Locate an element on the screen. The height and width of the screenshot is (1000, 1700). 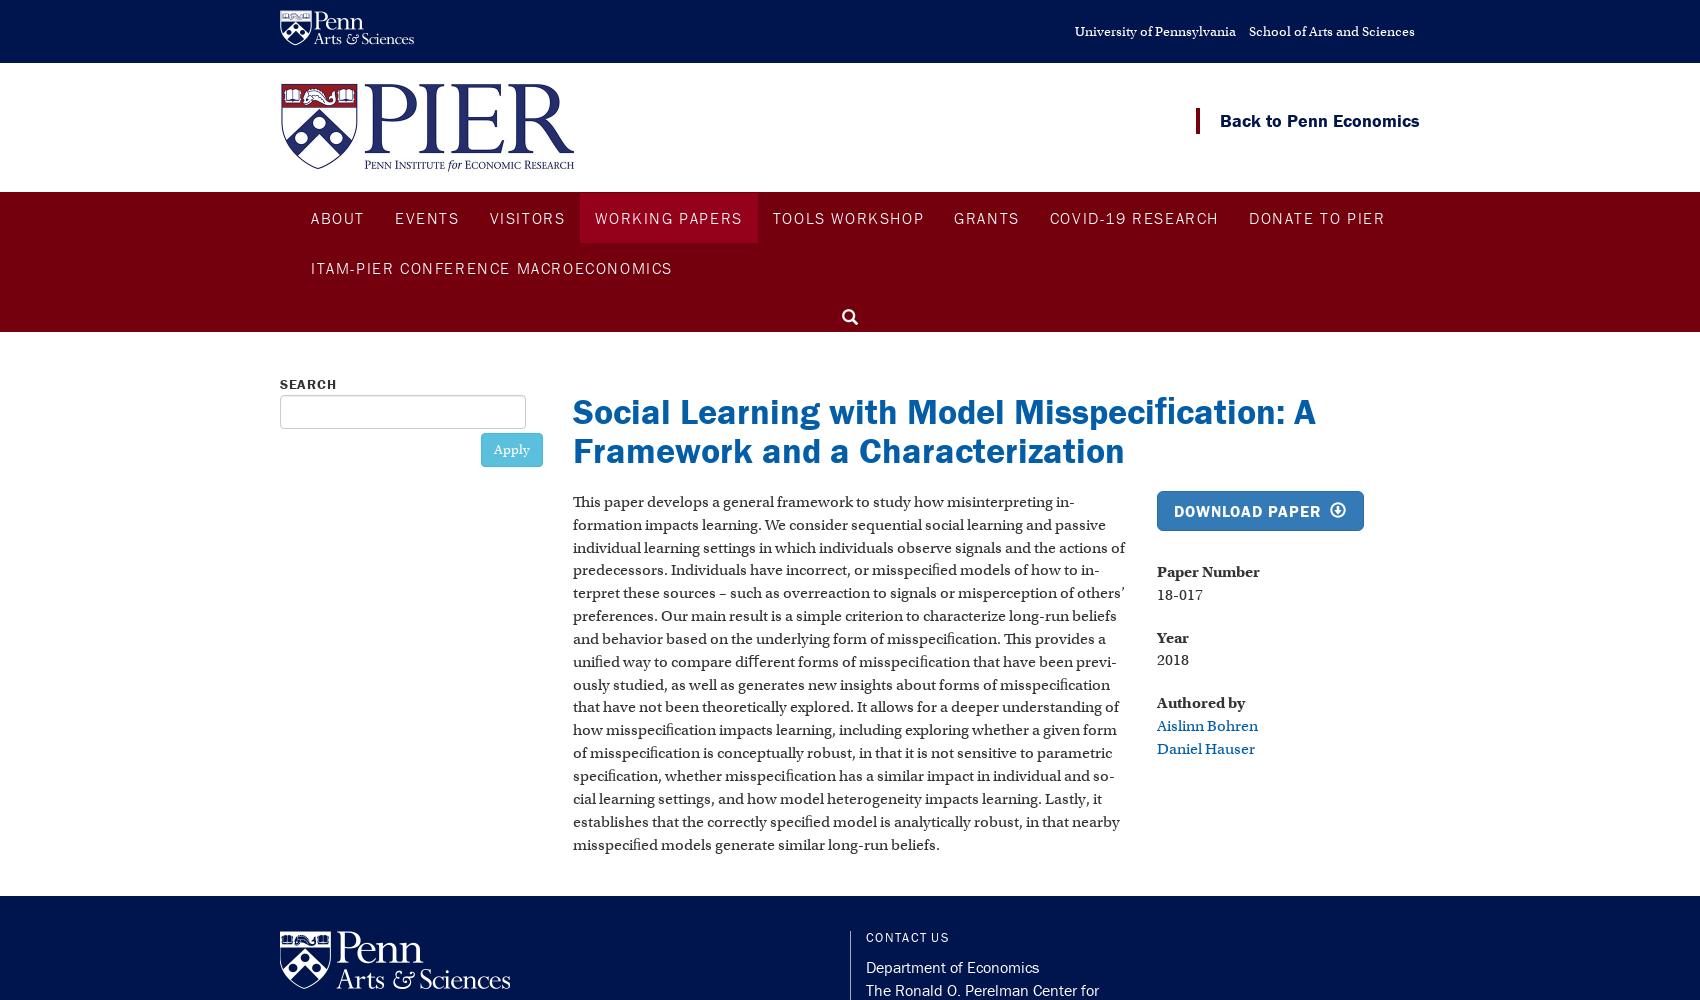
'Search' is located at coordinates (308, 384).